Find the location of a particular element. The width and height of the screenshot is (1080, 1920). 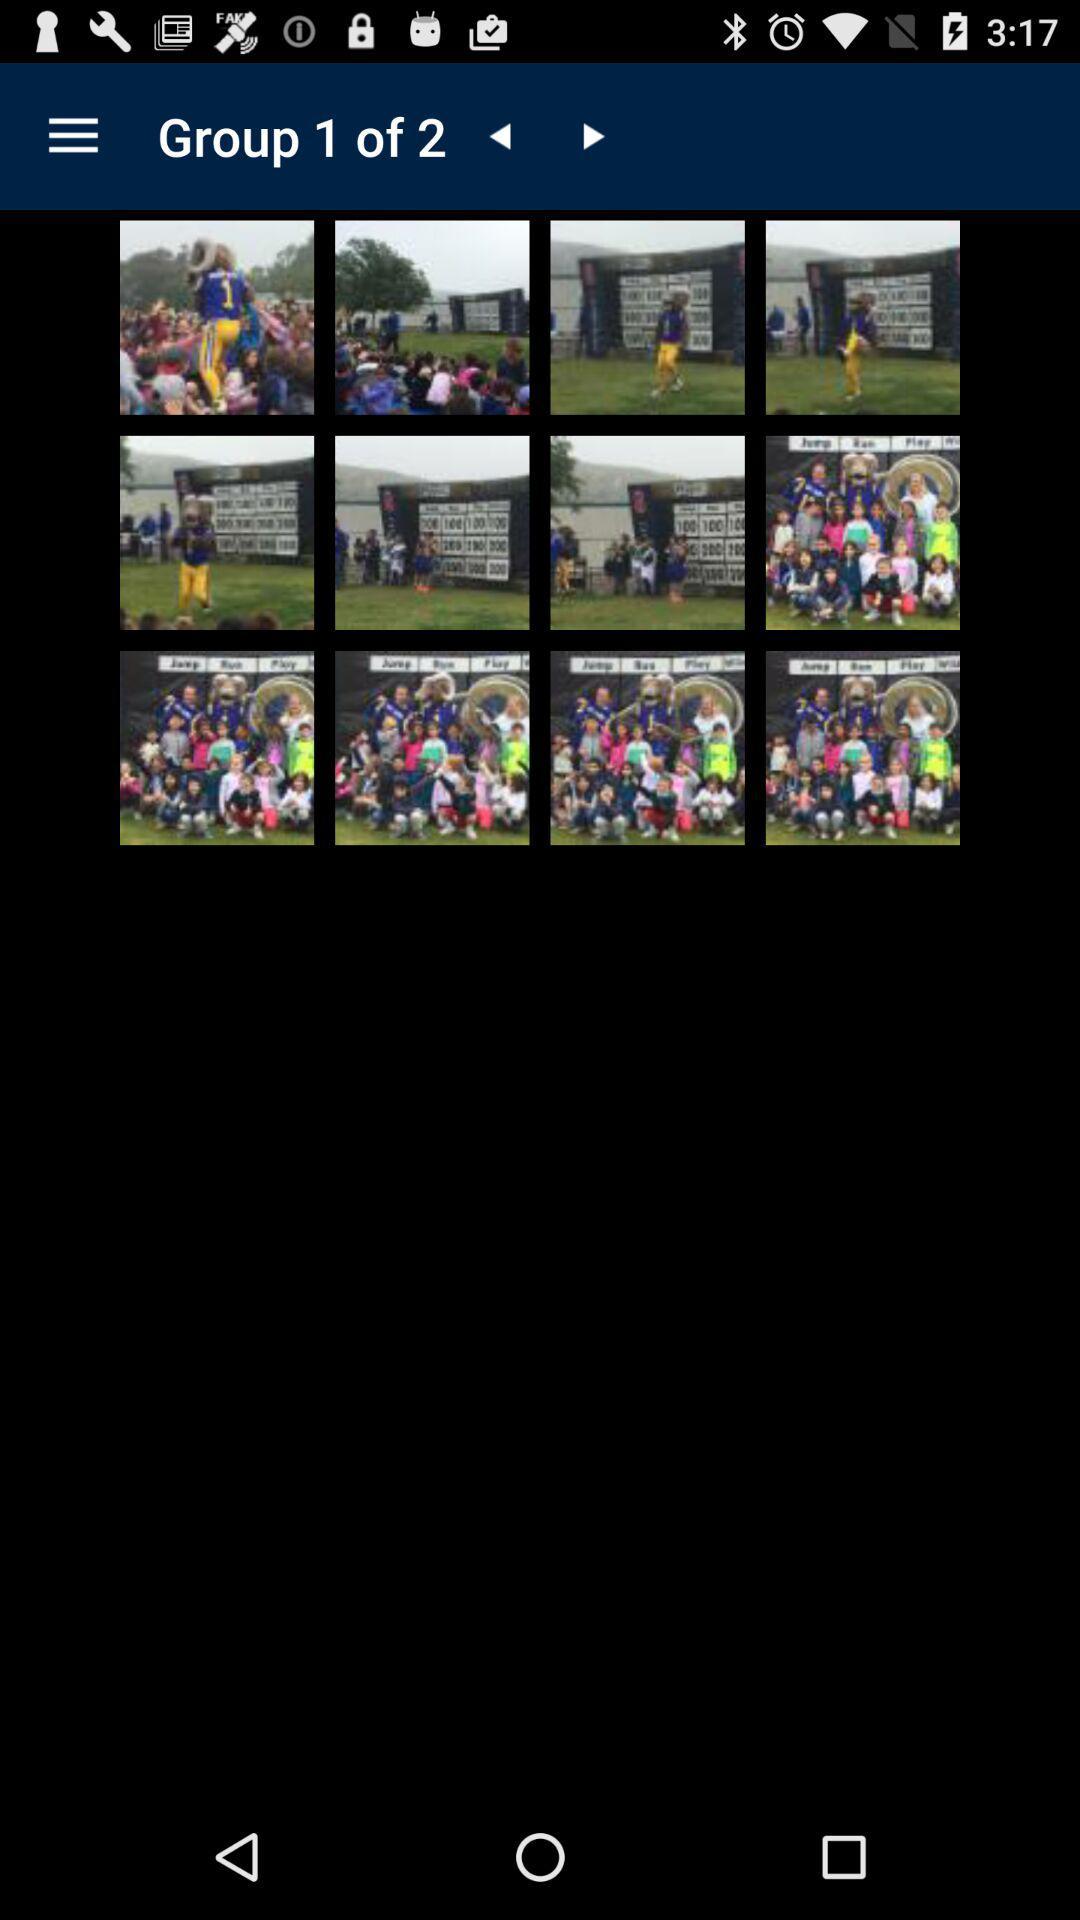

next group is located at coordinates (590, 135).